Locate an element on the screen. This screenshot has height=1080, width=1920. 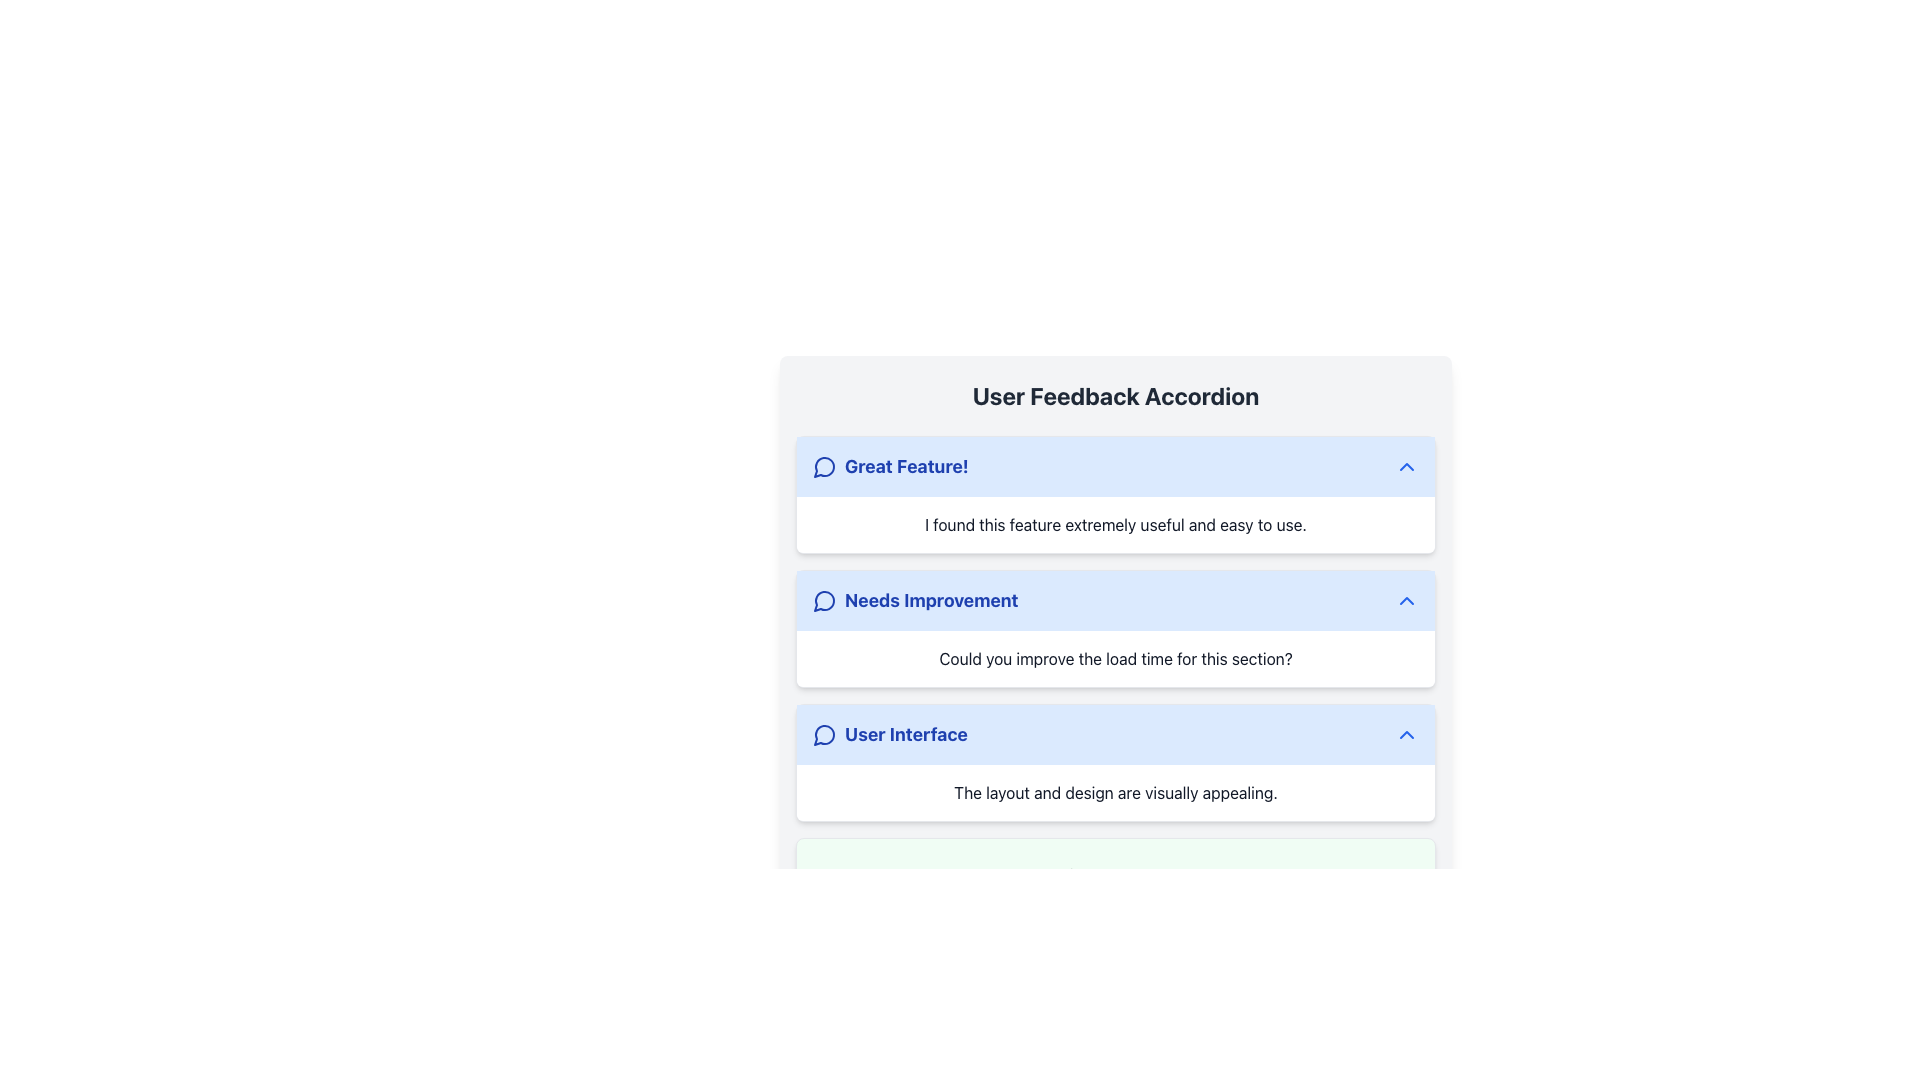
the first Accordion item titled 'Great Feature!' is located at coordinates (1115, 494).